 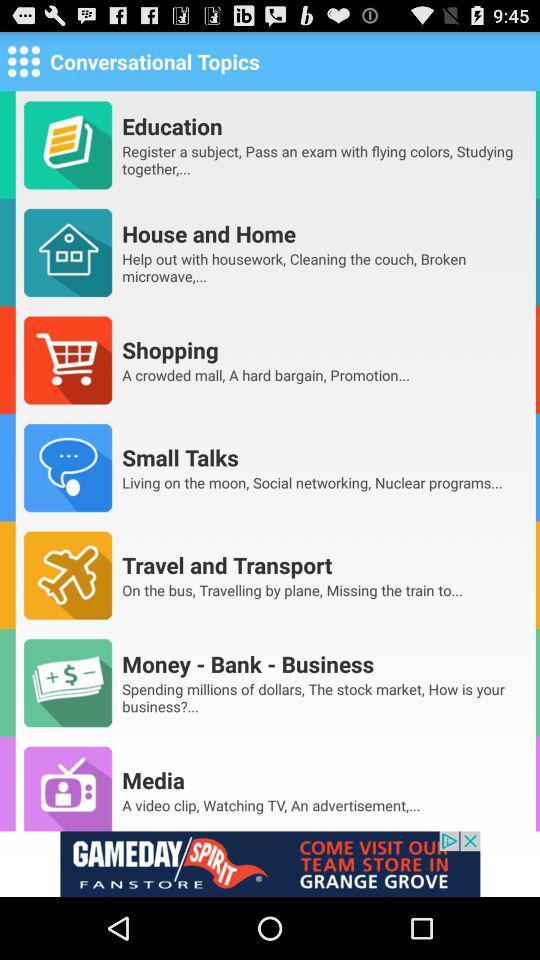 What do you see at coordinates (22, 59) in the screenshot?
I see `menu choice` at bounding box center [22, 59].